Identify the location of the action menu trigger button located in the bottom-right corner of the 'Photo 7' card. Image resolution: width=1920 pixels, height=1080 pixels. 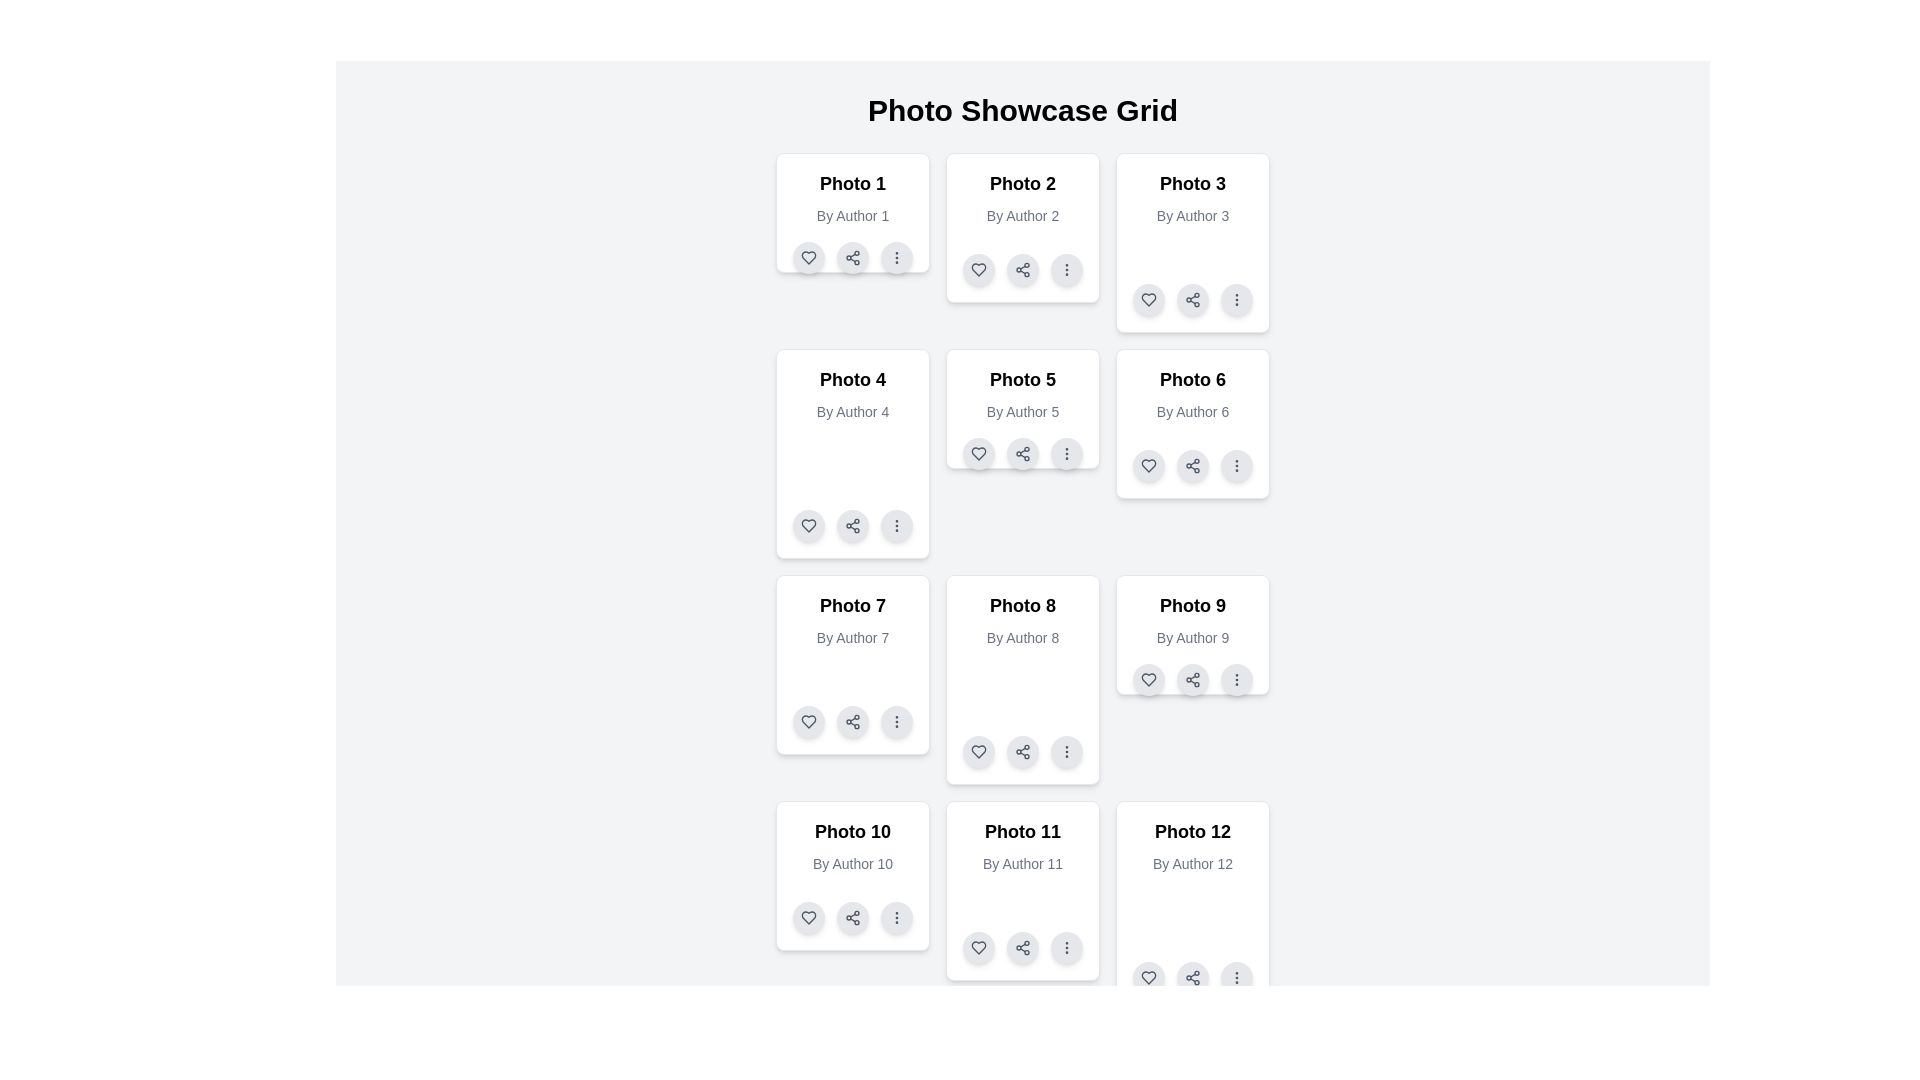
(896, 721).